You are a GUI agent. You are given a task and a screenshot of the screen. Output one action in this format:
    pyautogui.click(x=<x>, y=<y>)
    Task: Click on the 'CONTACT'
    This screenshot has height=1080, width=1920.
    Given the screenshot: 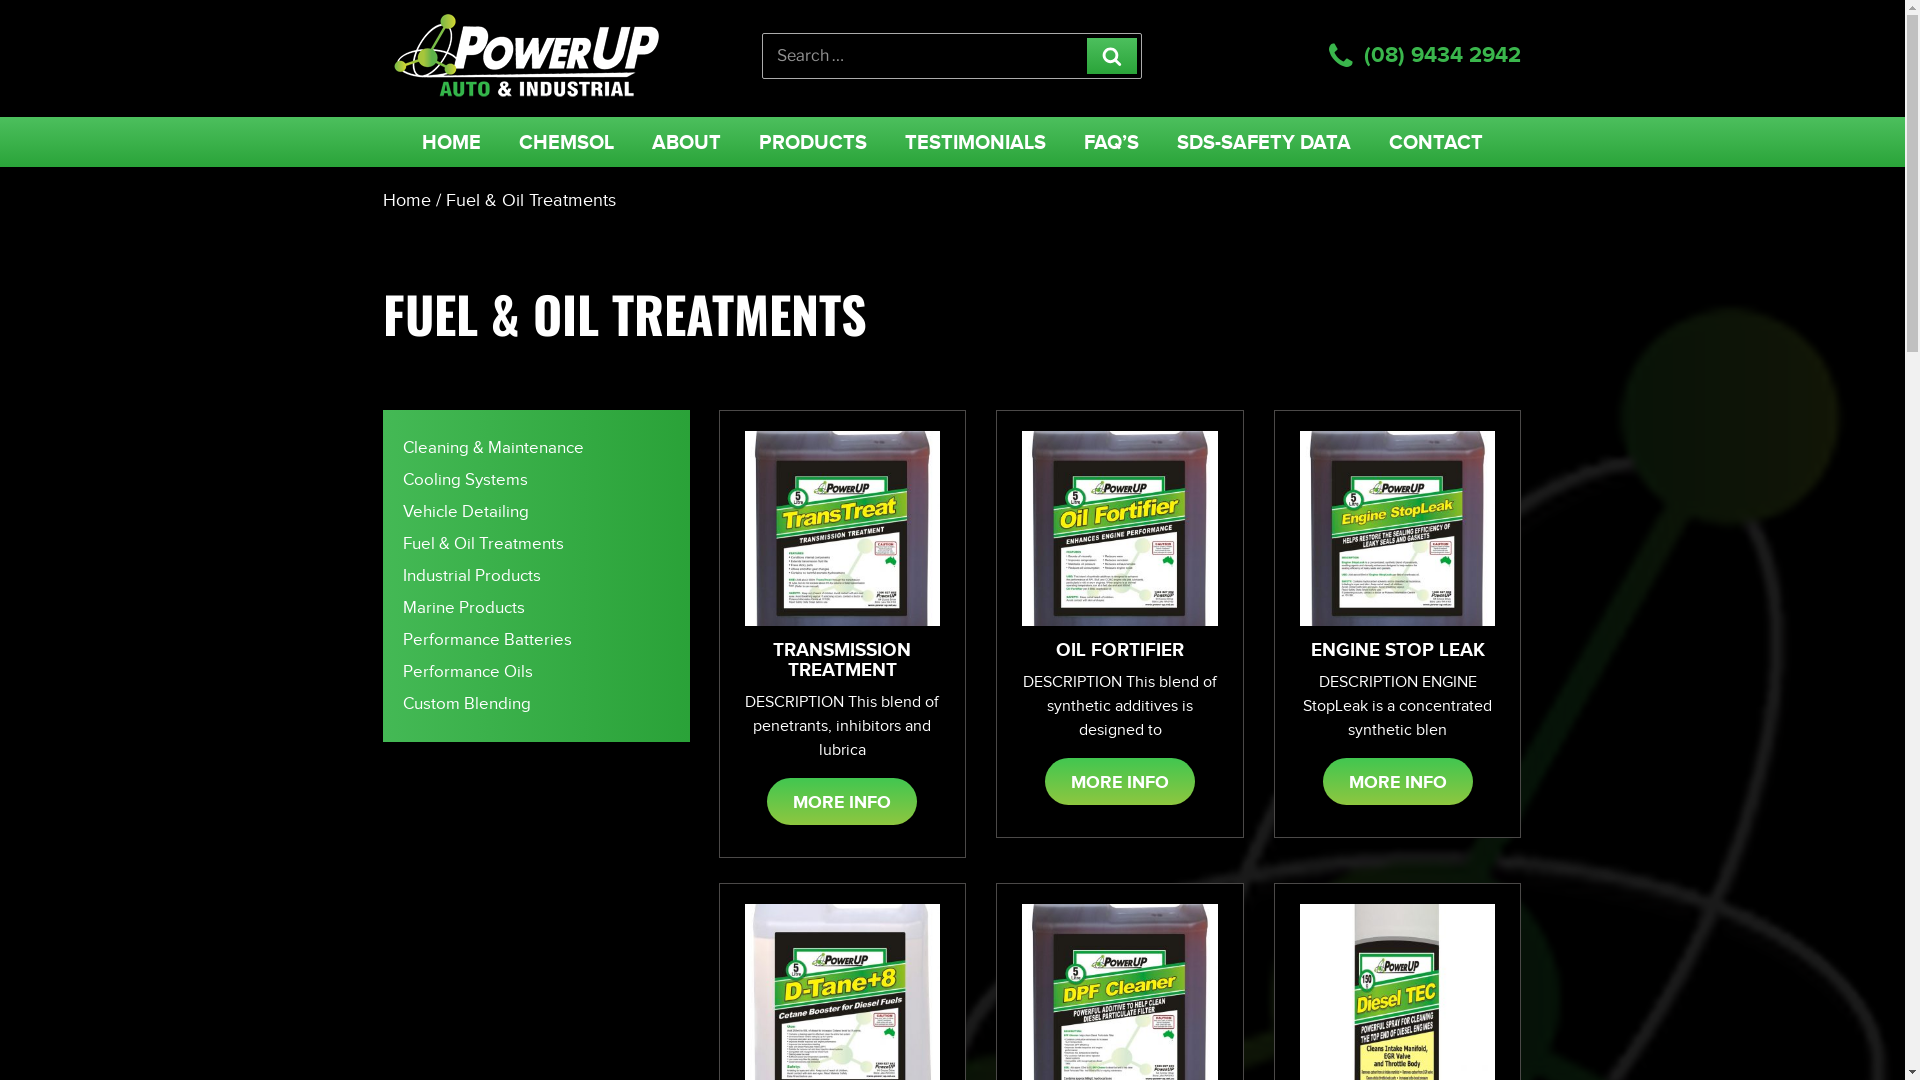 What is the action you would take?
    pyautogui.click(x=1387, y=141)
    